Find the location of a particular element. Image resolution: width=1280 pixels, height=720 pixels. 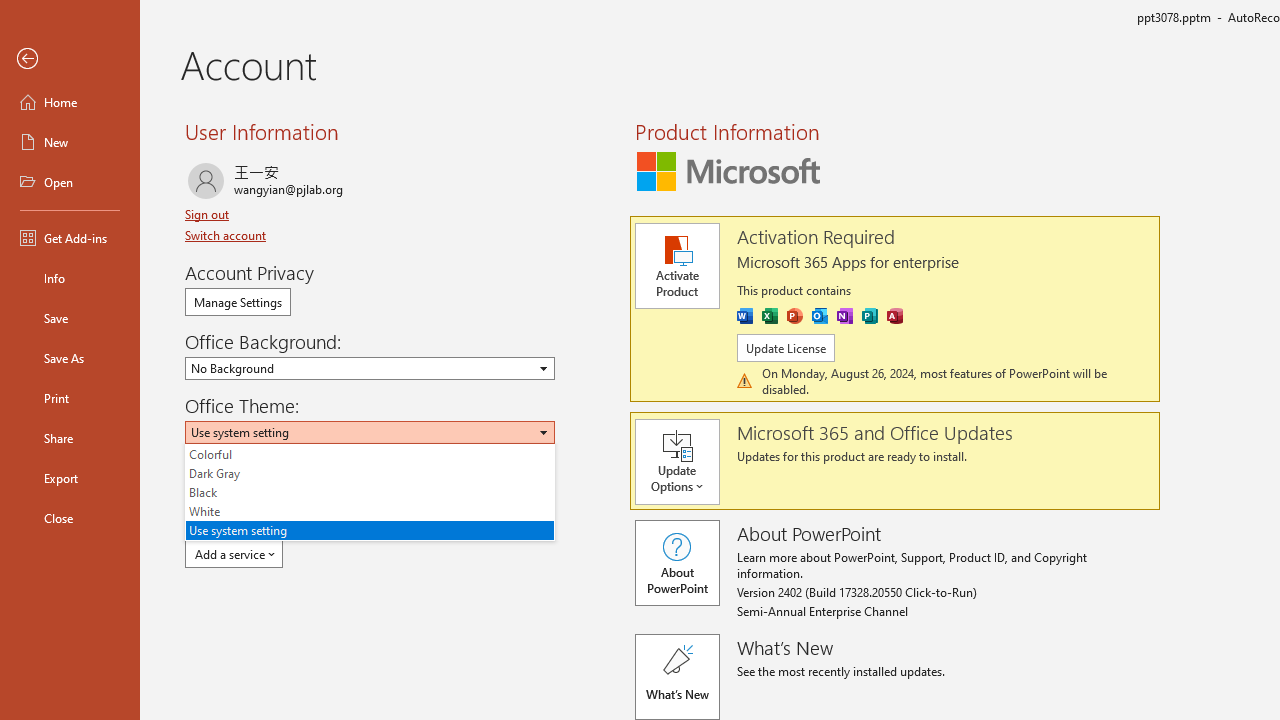

'Office Theme' is located at coordinates (370, 431).